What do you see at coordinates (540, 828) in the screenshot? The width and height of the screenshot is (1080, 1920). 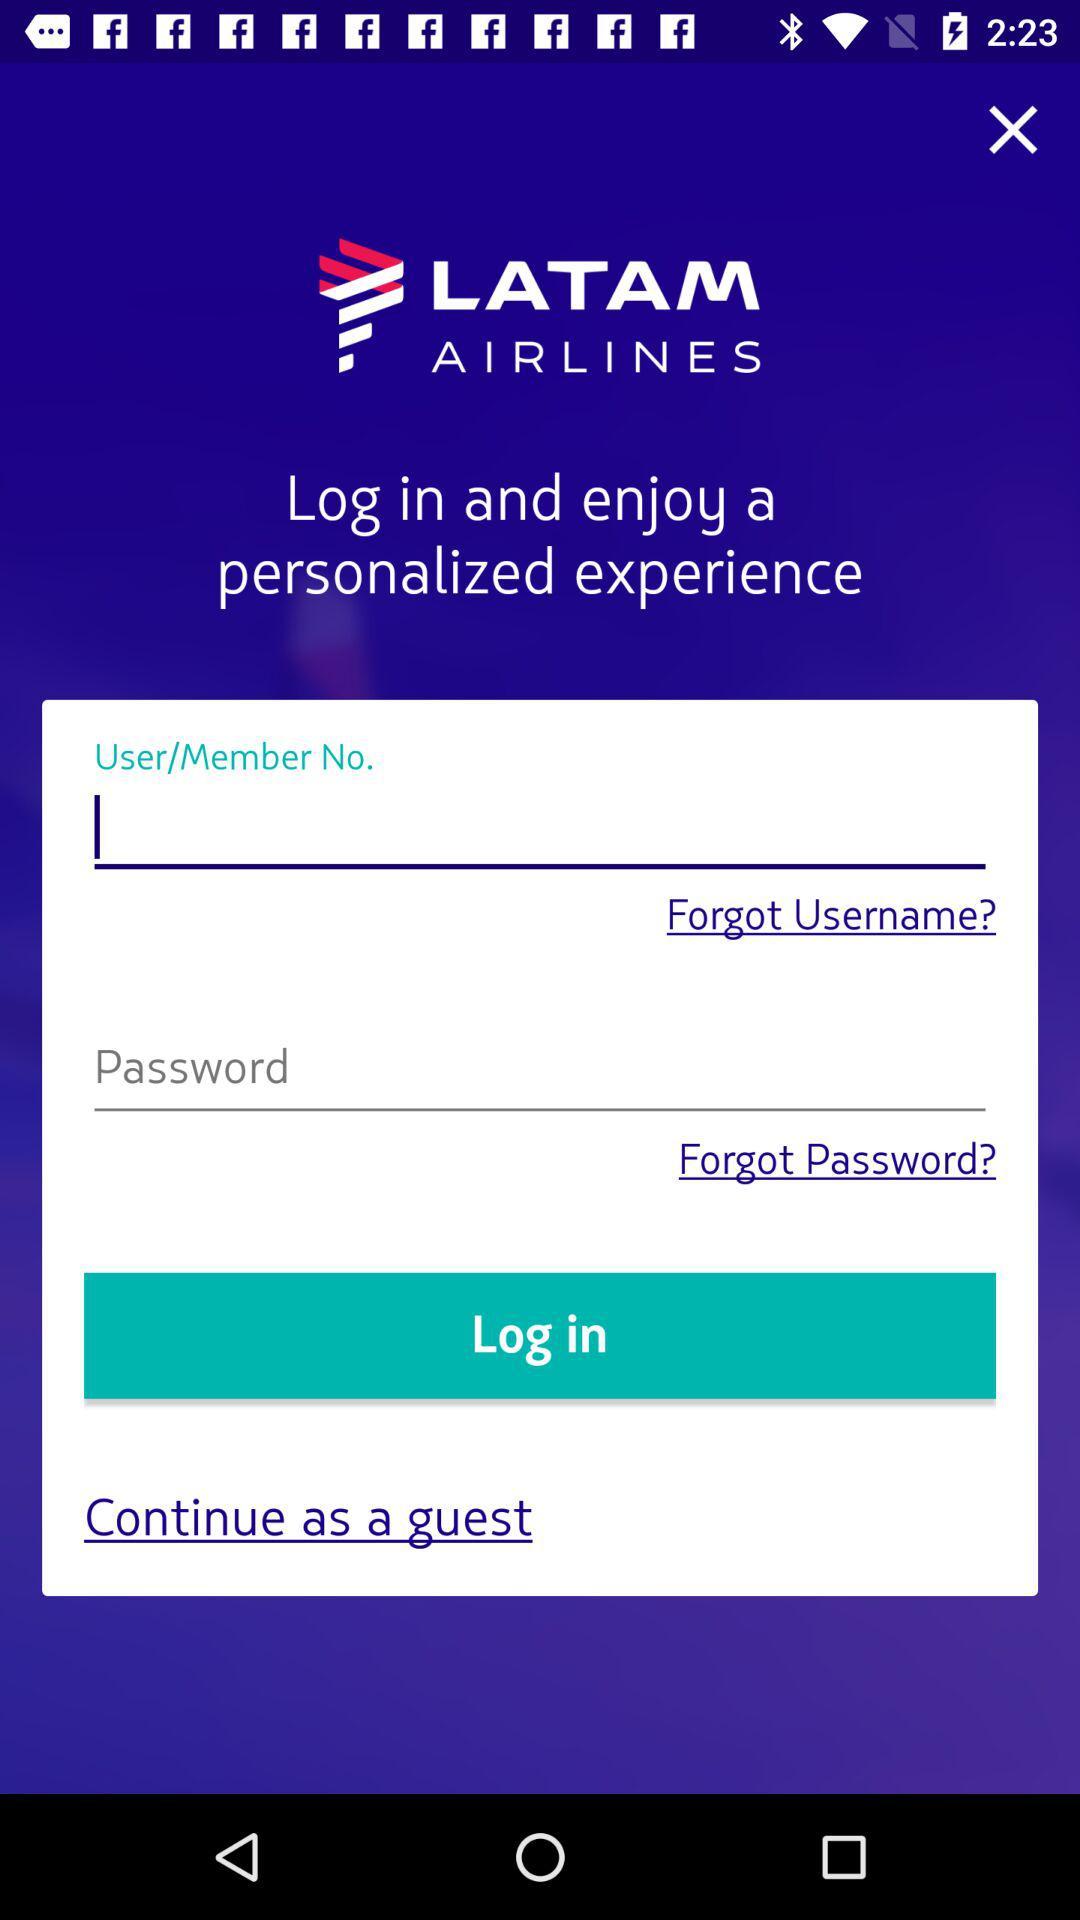 I see `user or member number` at bounding box center [540, 828].